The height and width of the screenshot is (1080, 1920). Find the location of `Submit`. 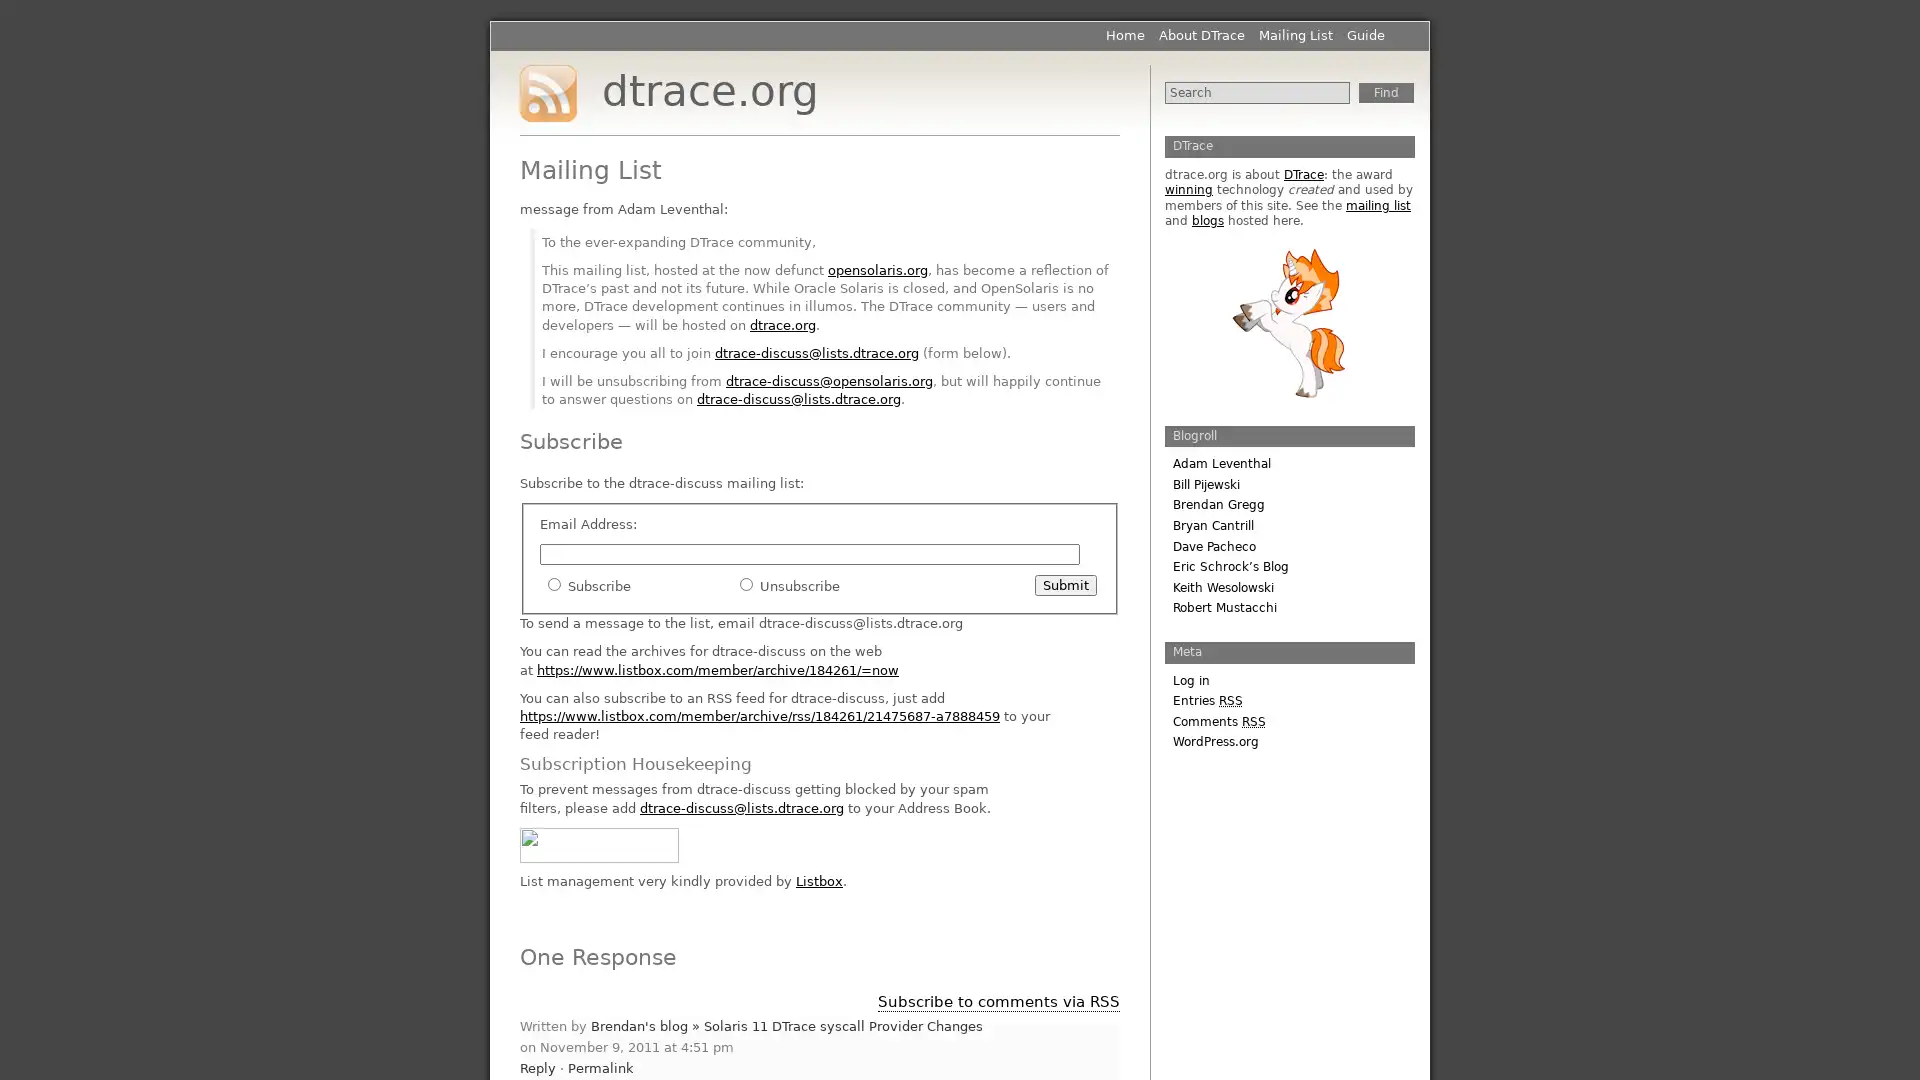

Submit is located at coordinates (1064, 585).